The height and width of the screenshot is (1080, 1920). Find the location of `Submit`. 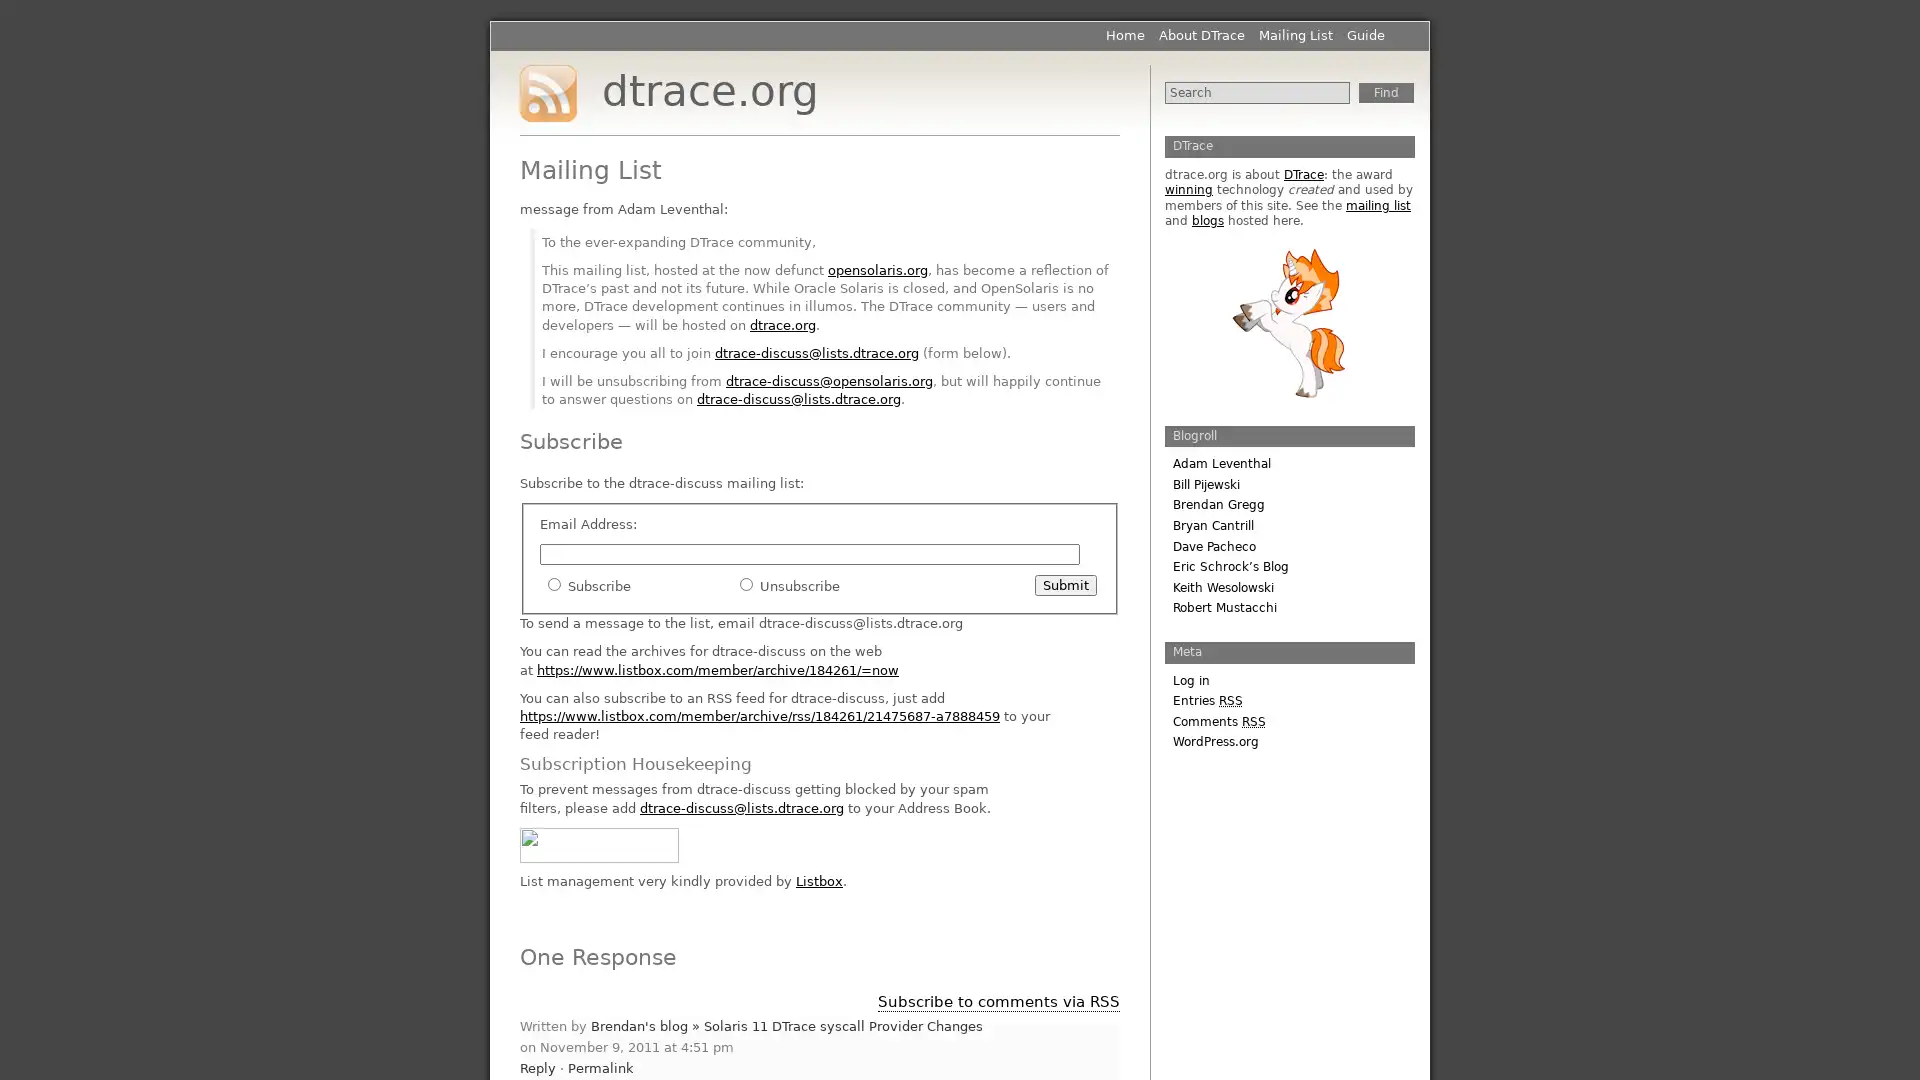

Submit is located at coordinates (1064, 585).